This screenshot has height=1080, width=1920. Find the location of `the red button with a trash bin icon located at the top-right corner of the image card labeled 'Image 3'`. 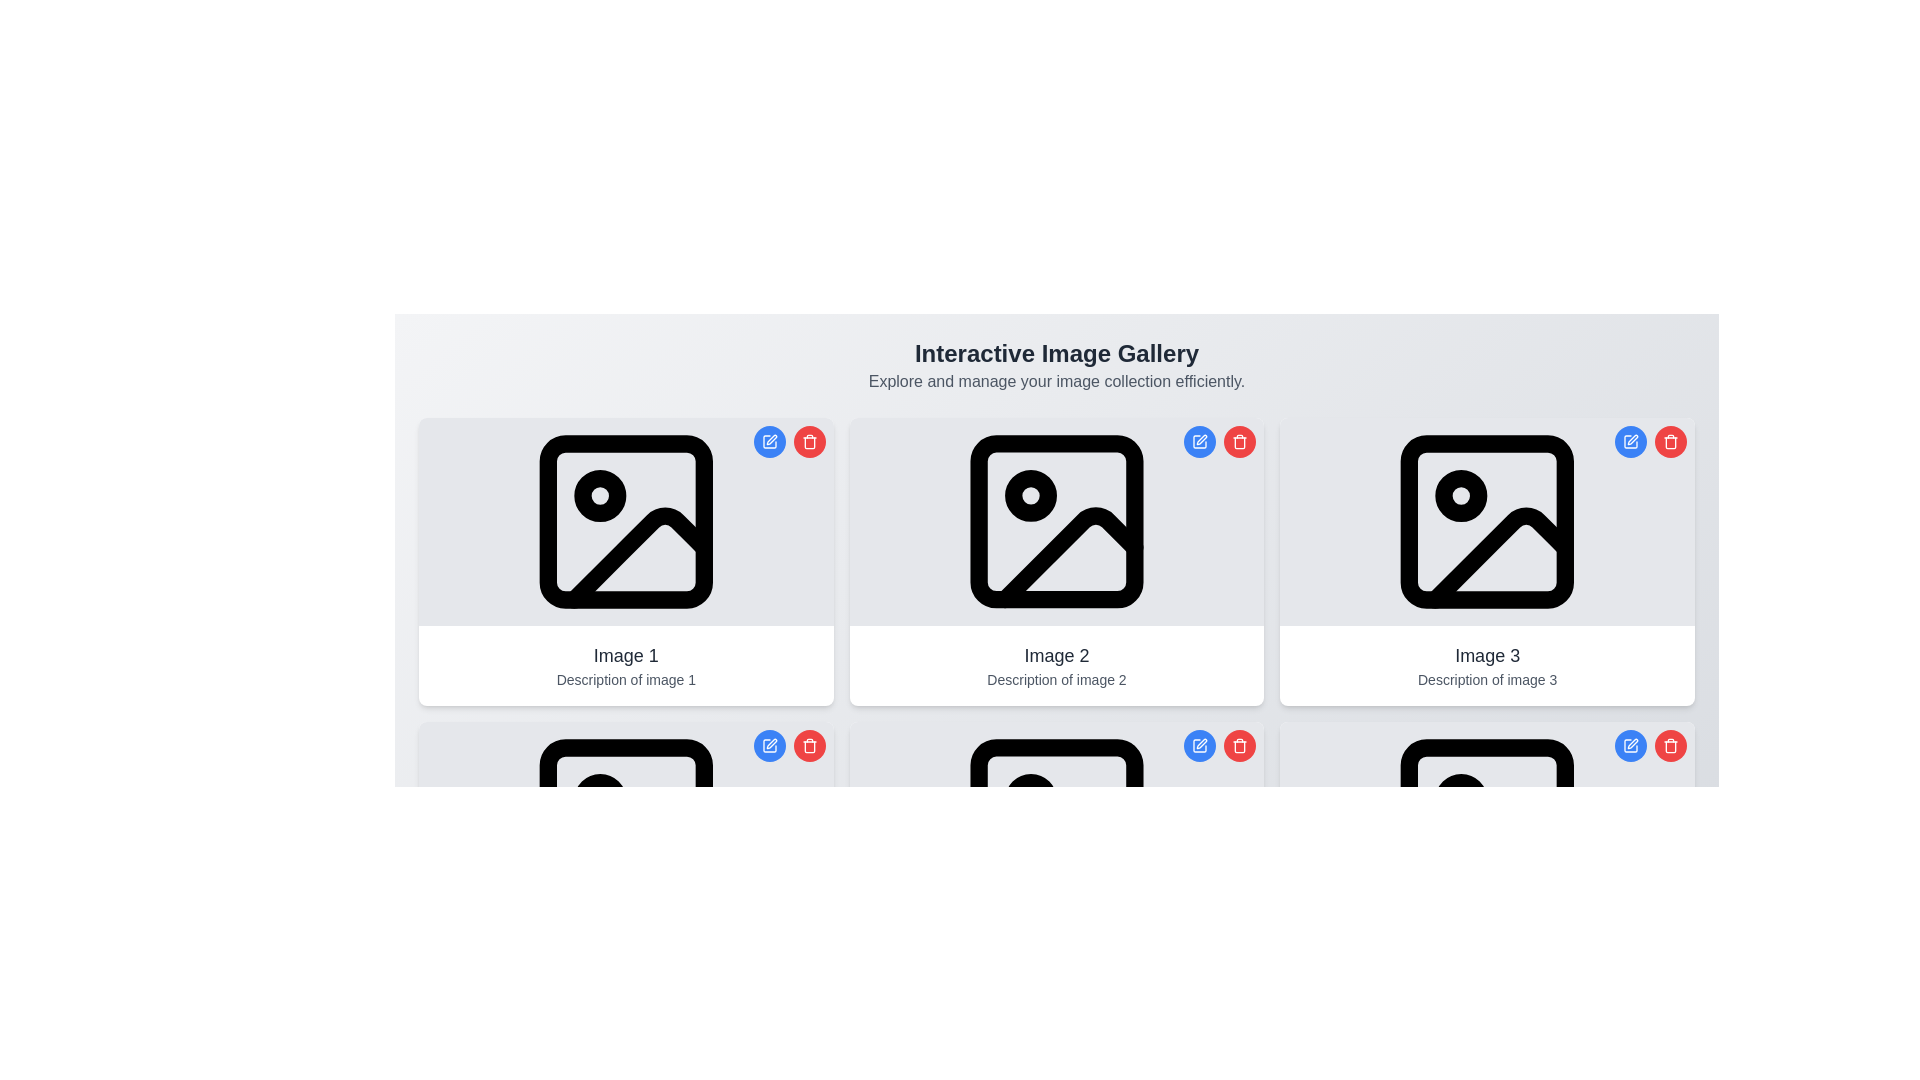

the red button with a trash bin icon located at the top-right corner of the image card labeled 'Image 3' is located at coordinates (1651, 441).